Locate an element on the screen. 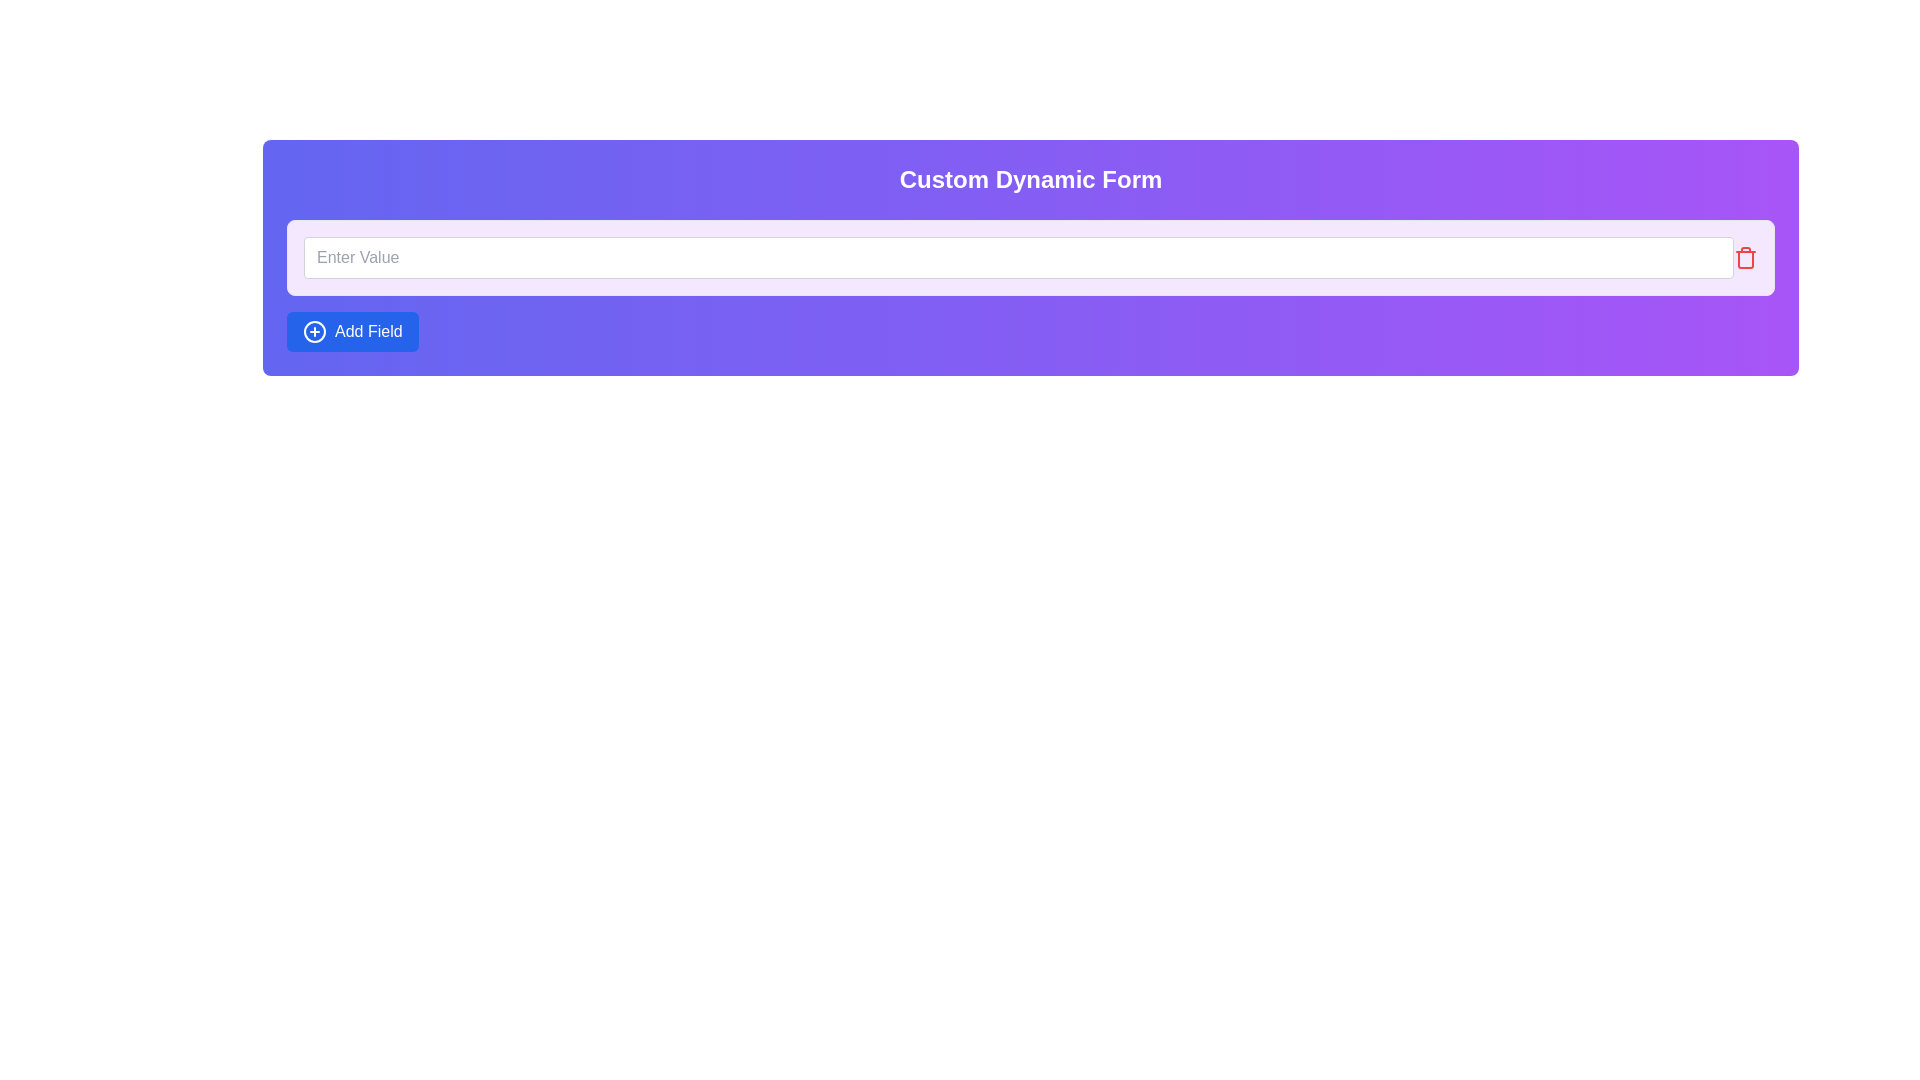 The height and width of the screenshot is (1080, 1920). the 'Add Field' button which contains the icon for adding a field, located towards the left side of the button is located at coordinates (314, 330).